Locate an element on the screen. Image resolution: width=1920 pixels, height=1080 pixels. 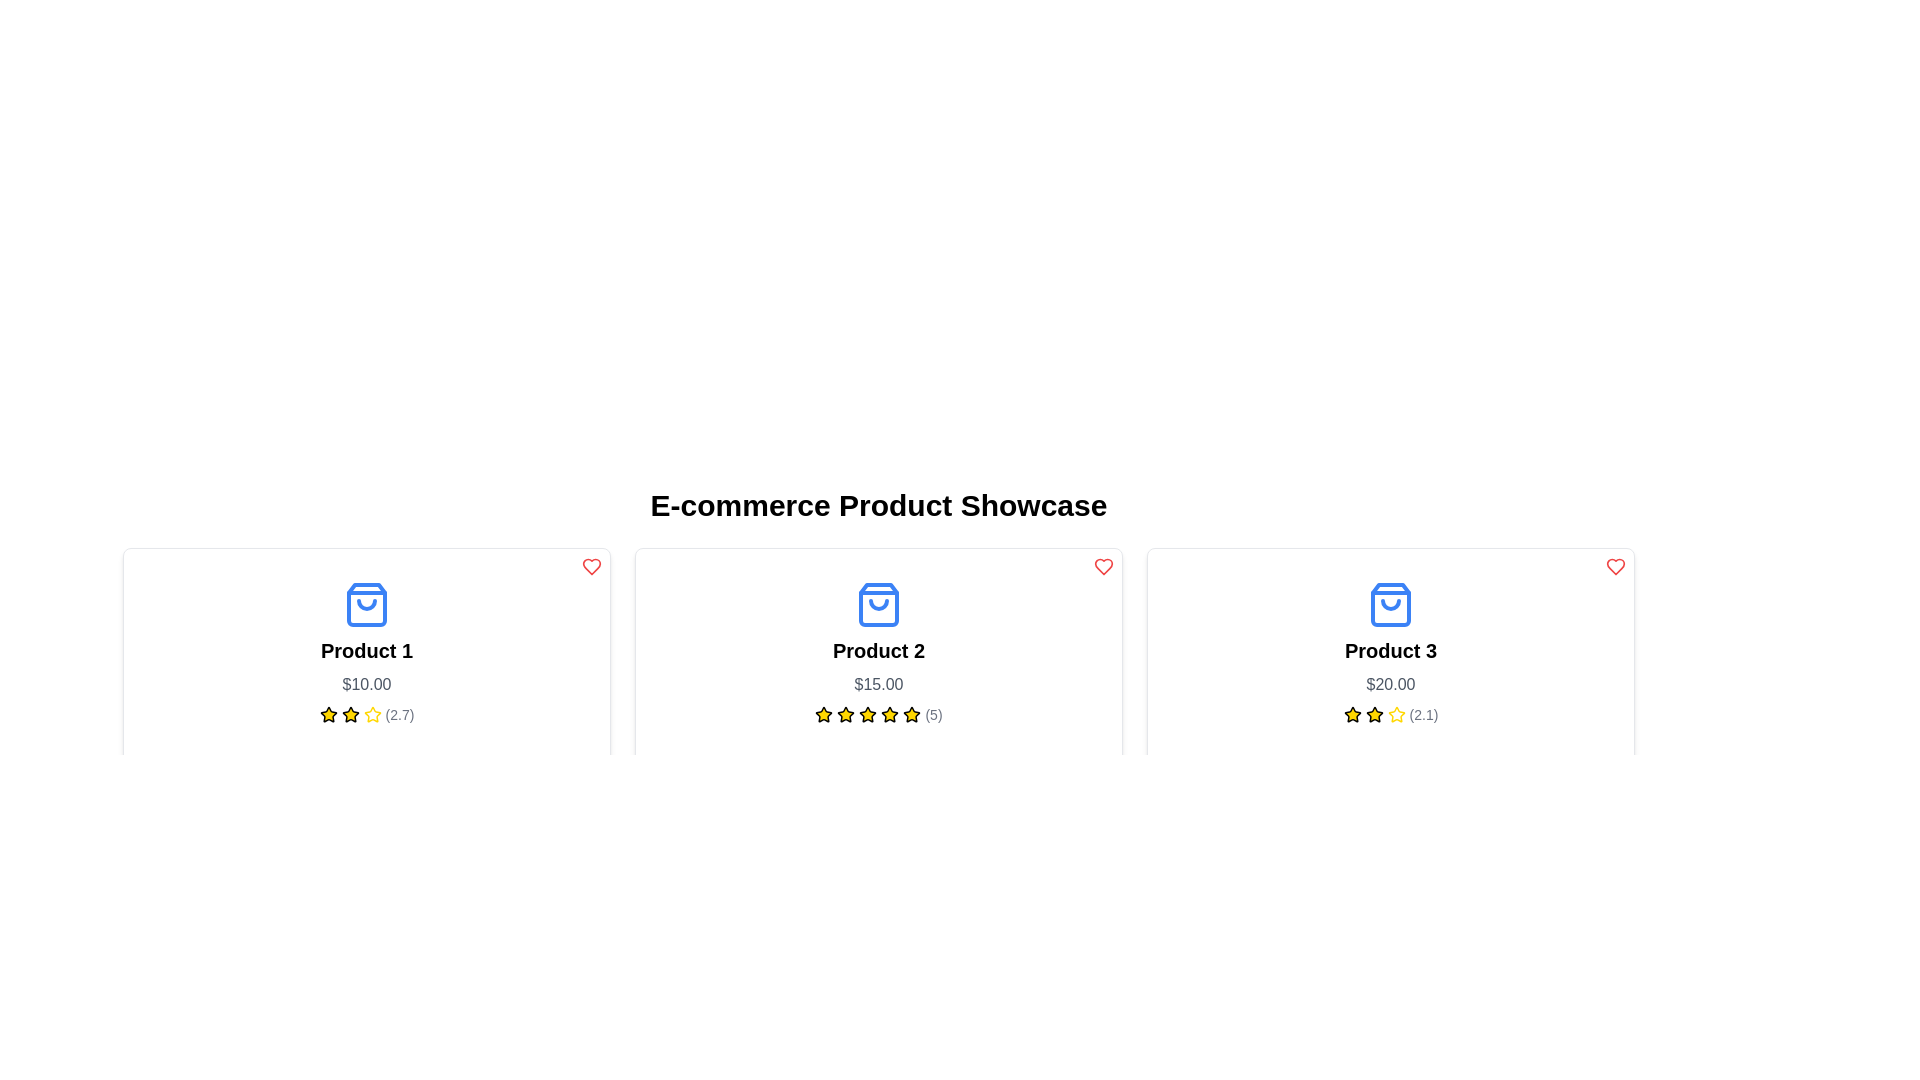
the static text element displaying the price '$15.00', which is styled in gray and located centrally below 'Product 2' and above the star ratings is located at coordinates (878, 684).